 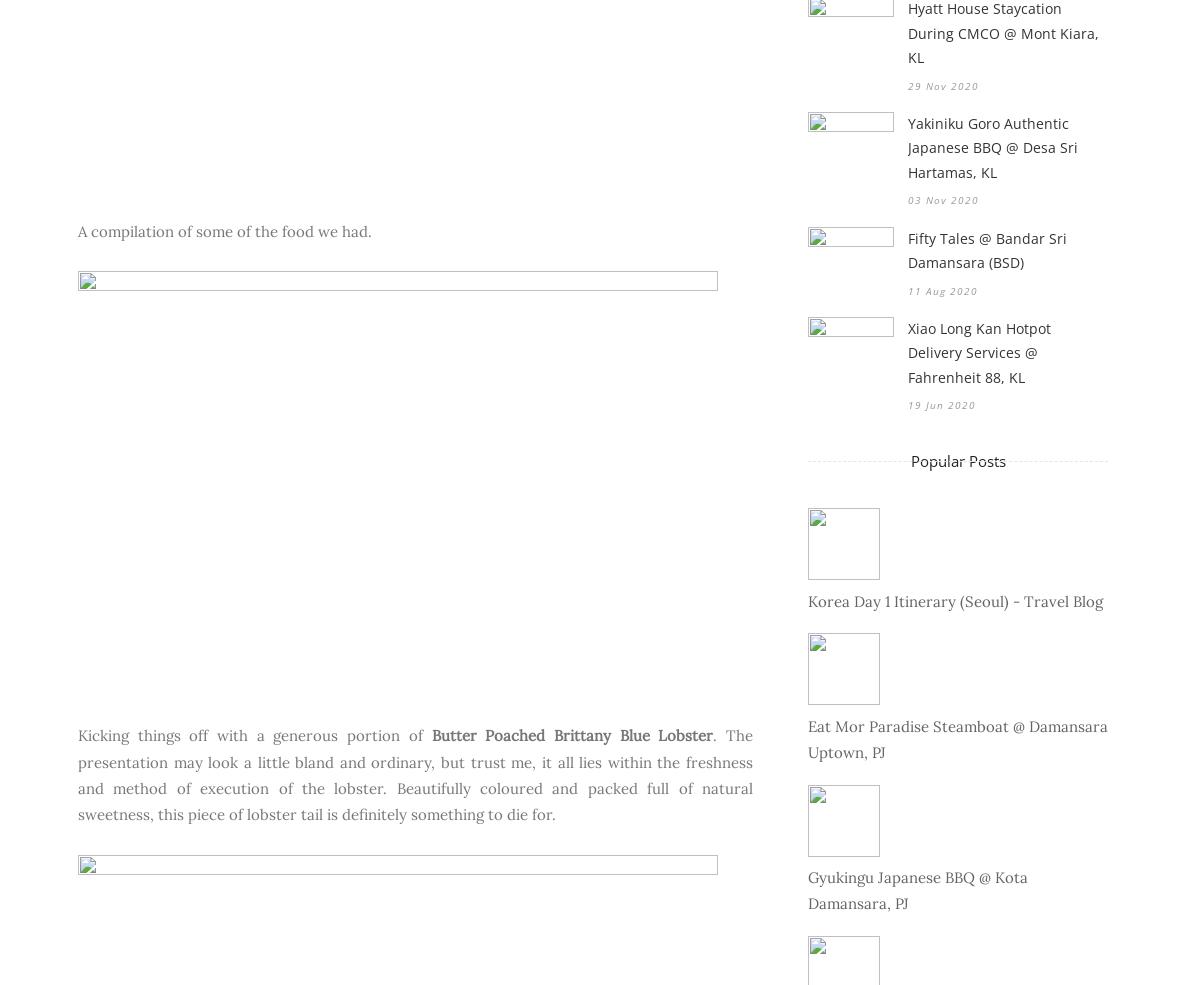 I want to click on 'Xiao Long Kan Hotpot Delivery Services @ Fahrenheit 88, KL', so click(x=978, y=352).